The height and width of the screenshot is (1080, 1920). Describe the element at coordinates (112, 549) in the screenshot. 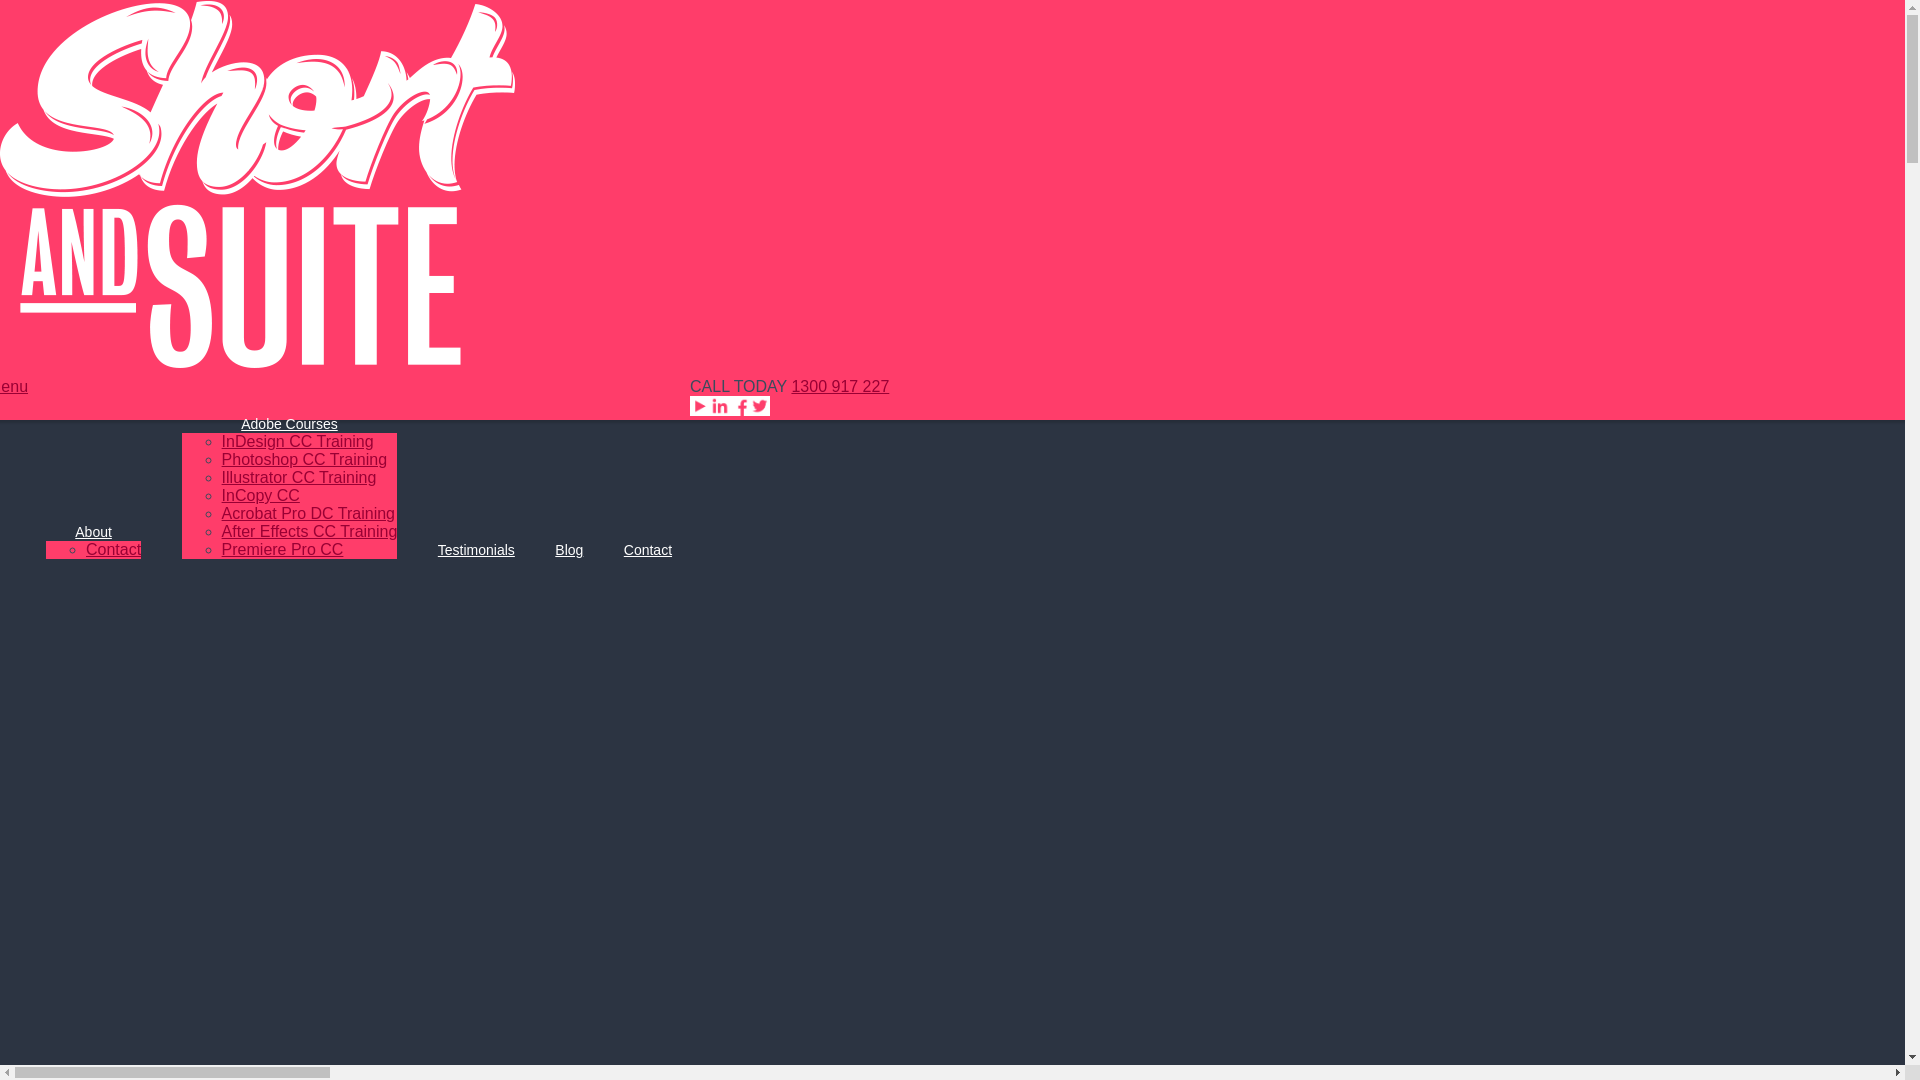

I see `'Contact'` at that location.